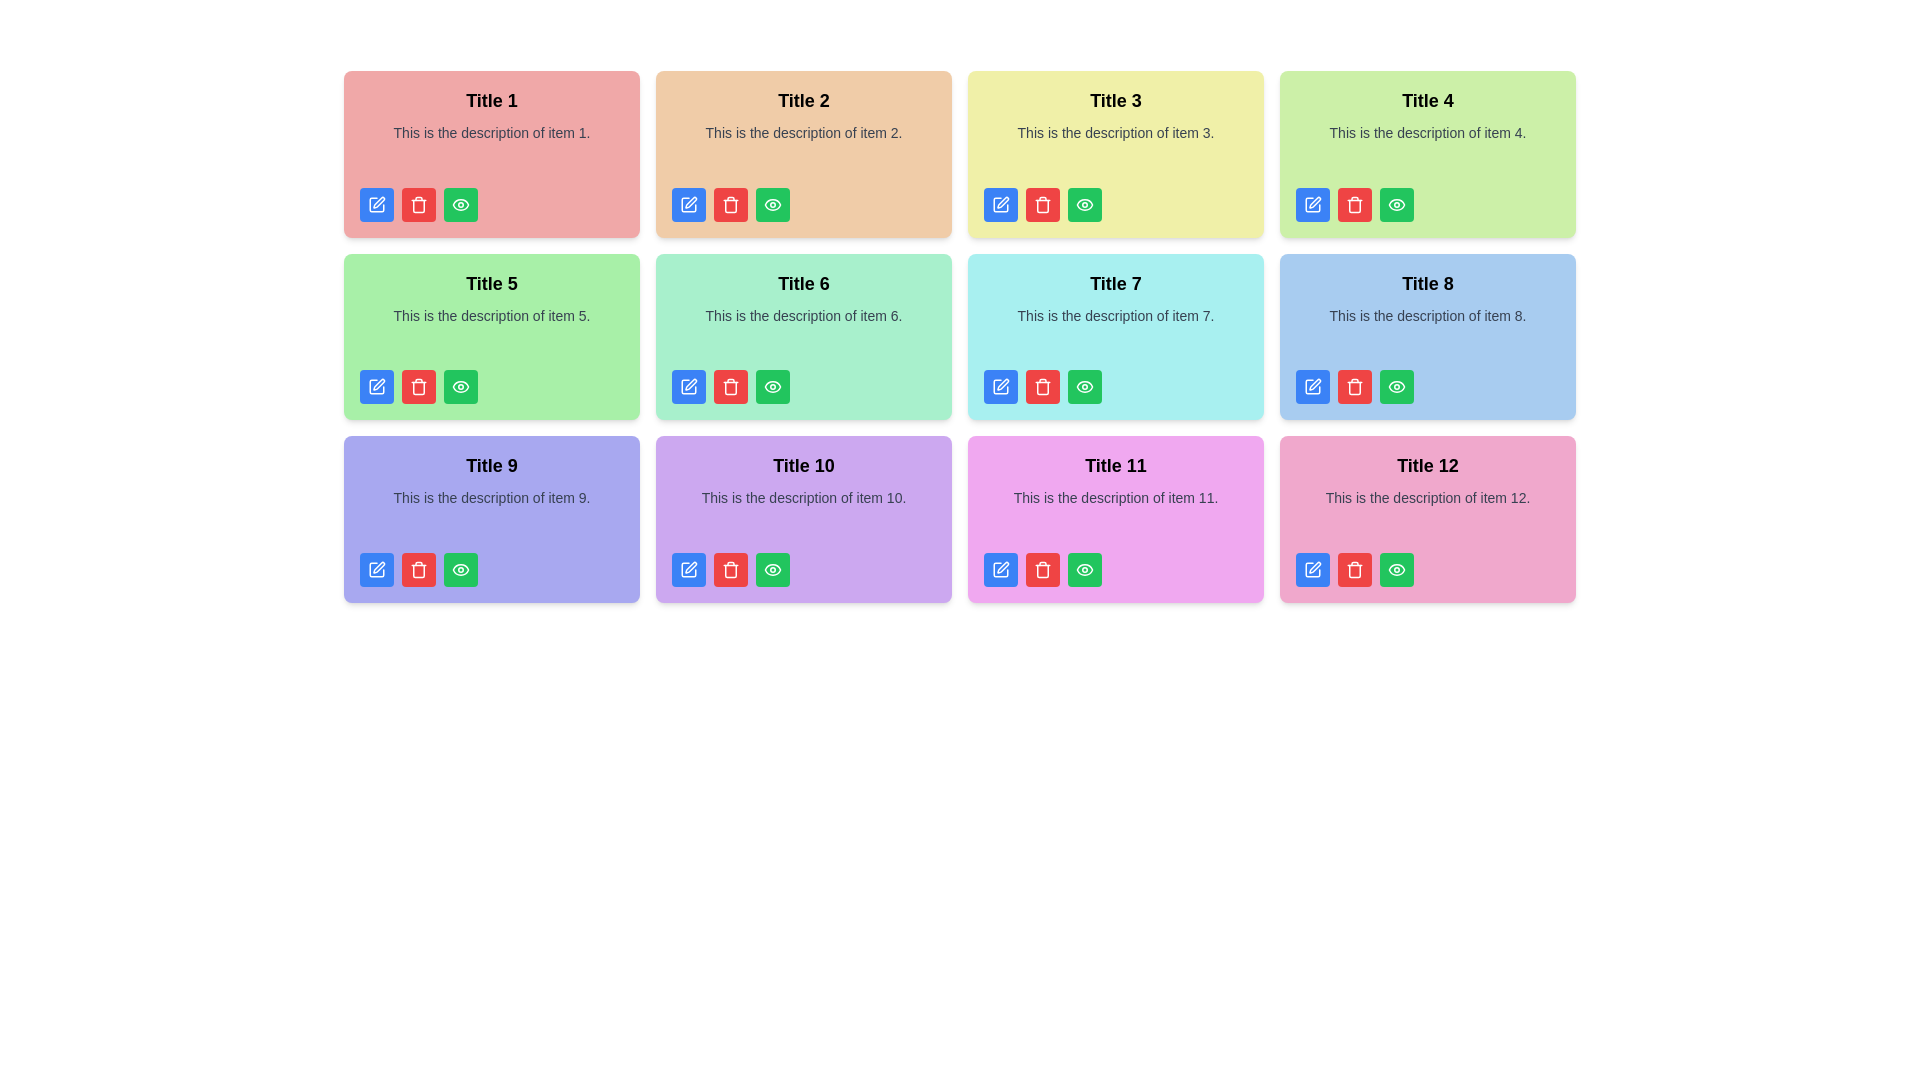 This screenshot has height=1080, width=1920. What do you see at coordinates (1395, 204) in the screenshot?
I see `the third button in the group located in the bottom right corner of the card labeled 'Title 4'` at bounding box center [1395, 204].